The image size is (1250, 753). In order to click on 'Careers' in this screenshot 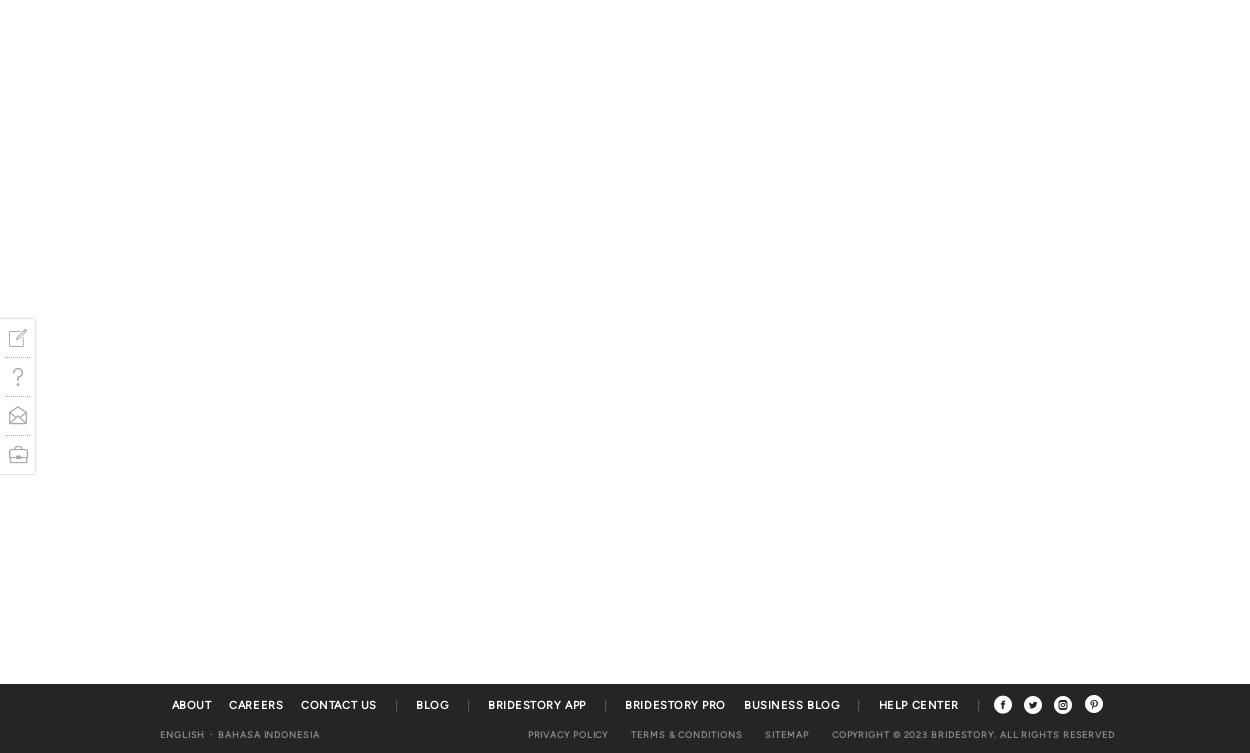, I will do `click(256, 704)`.